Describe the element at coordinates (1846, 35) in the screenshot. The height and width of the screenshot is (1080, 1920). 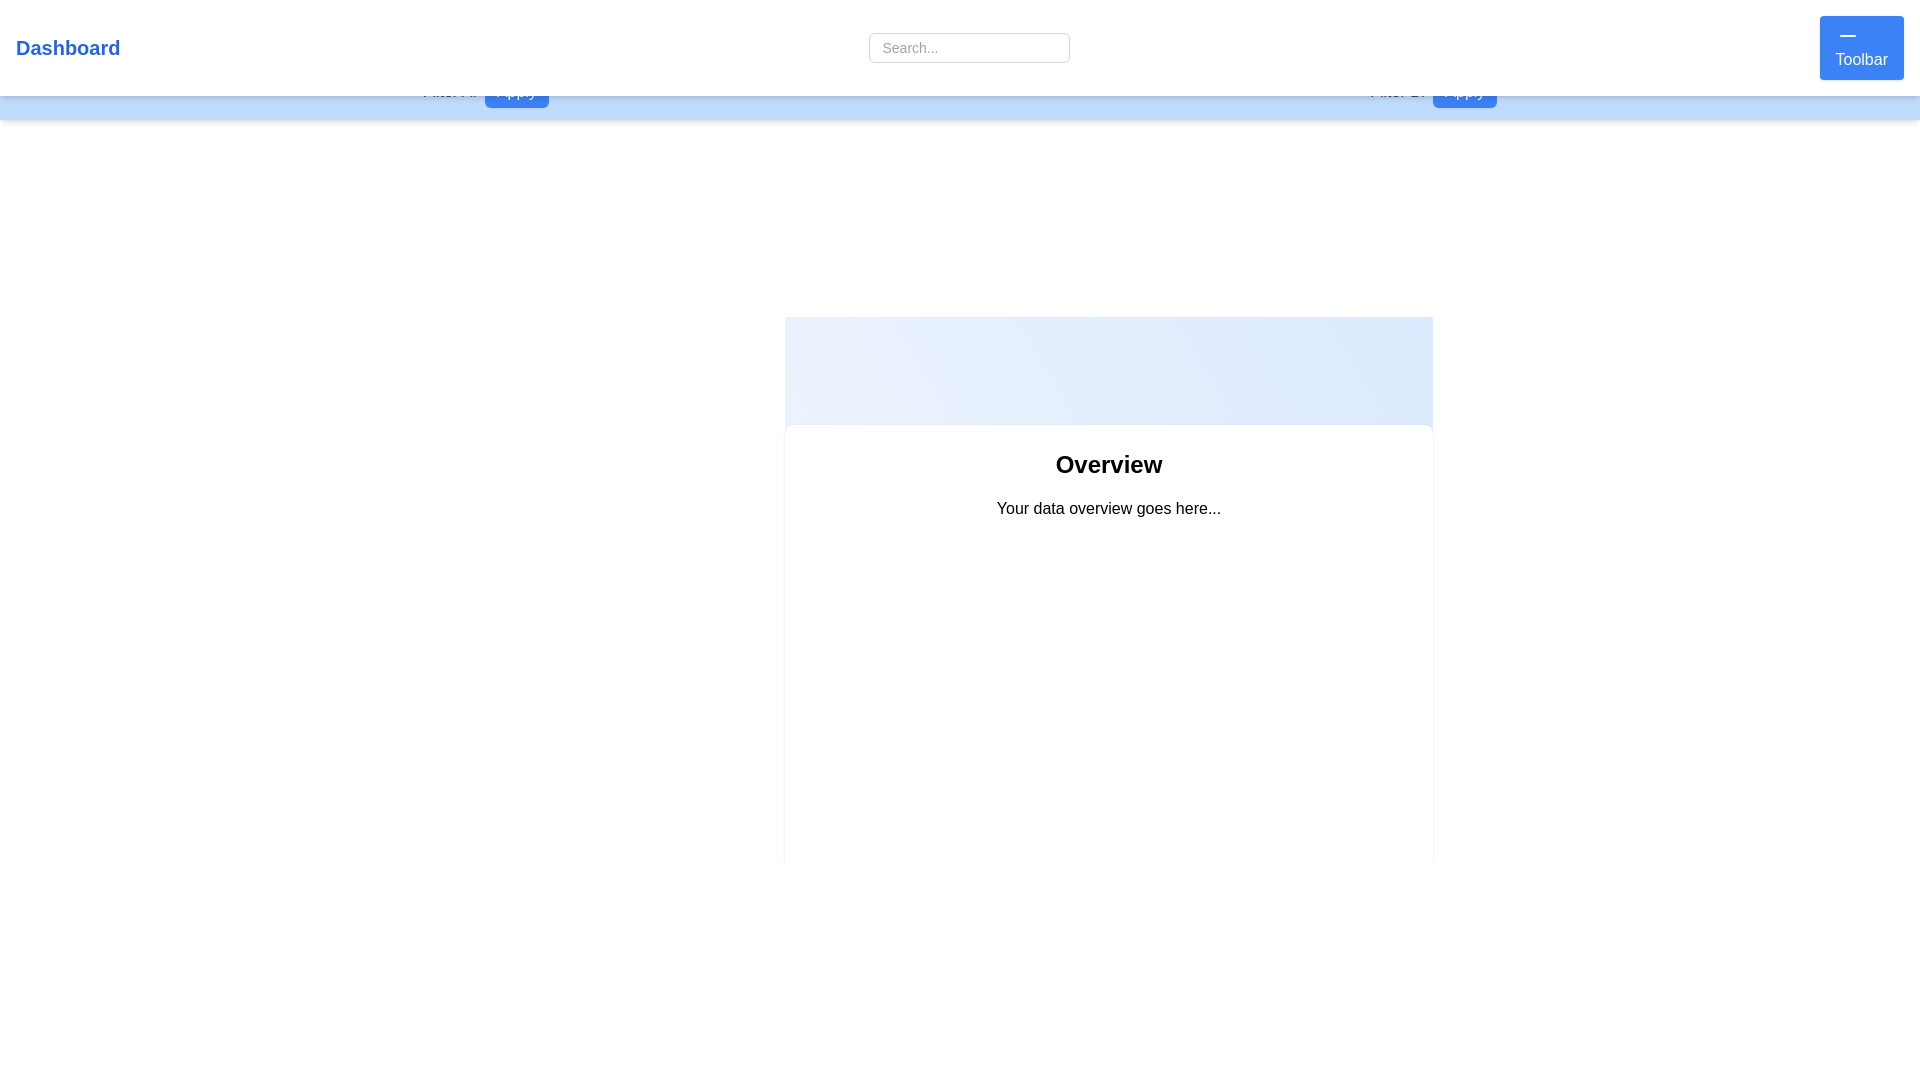
I see `the 'minus' icon located centrally within the 'Toolbar' button at the top-right corner of the interface` at that location.